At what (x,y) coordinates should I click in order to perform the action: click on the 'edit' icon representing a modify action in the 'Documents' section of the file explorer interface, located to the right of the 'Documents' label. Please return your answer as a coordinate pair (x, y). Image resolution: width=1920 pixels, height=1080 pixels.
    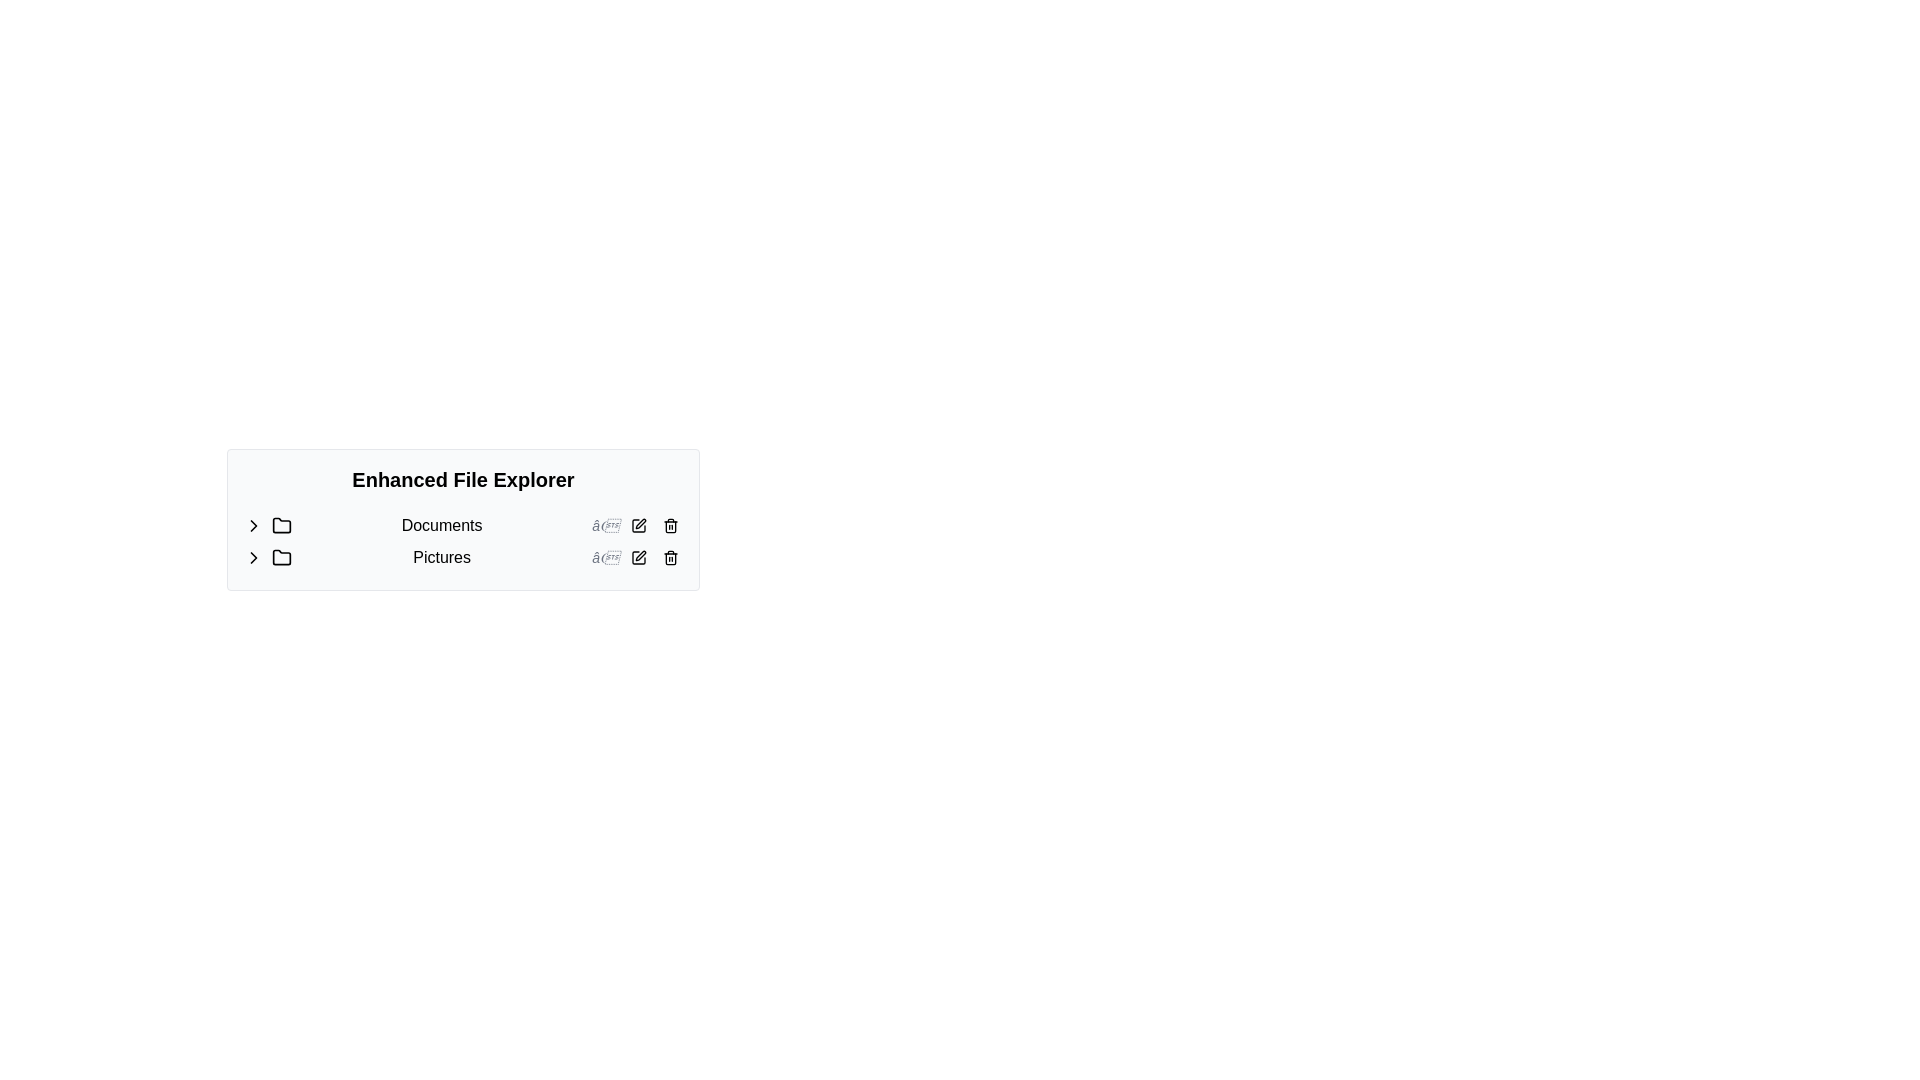
    Looking at the image, I should click on (637, 524).